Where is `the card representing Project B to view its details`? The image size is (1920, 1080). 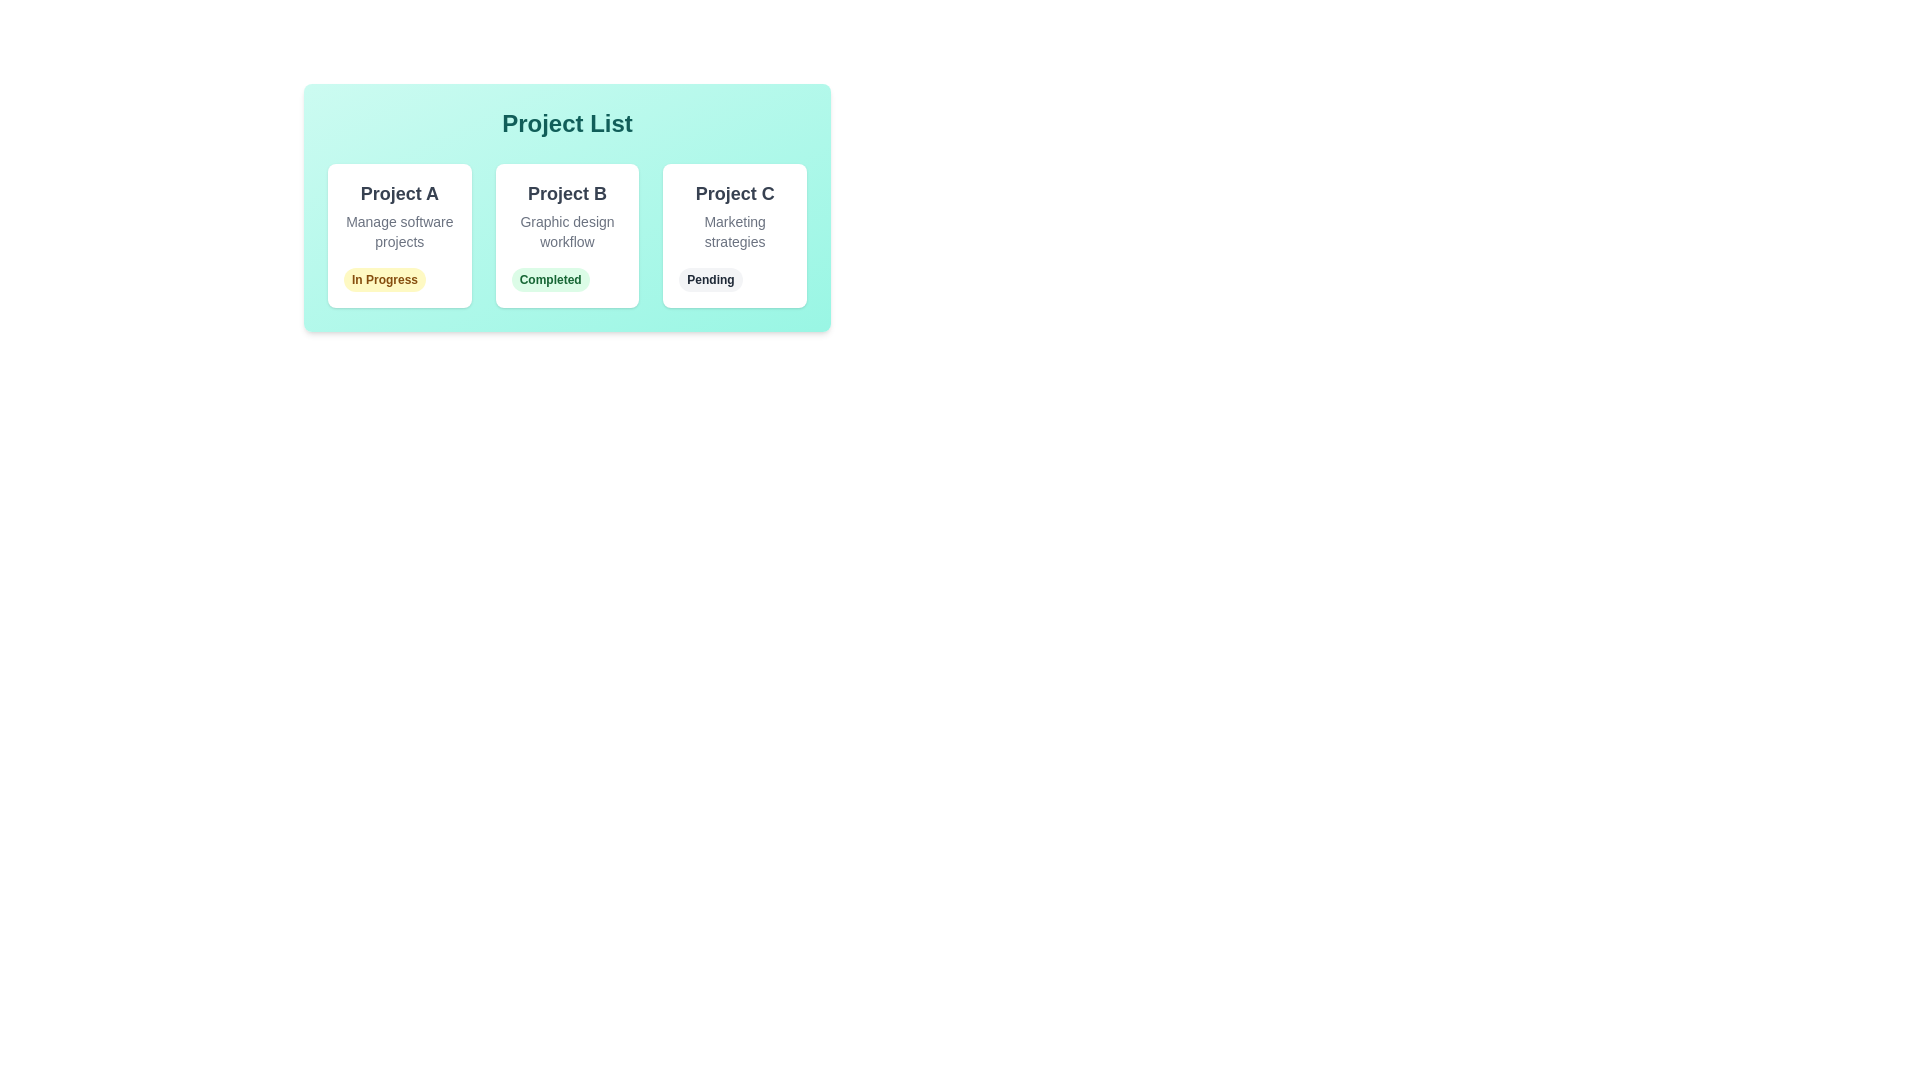
the card representing Project B to view its details is located at coordinates (566, 234).